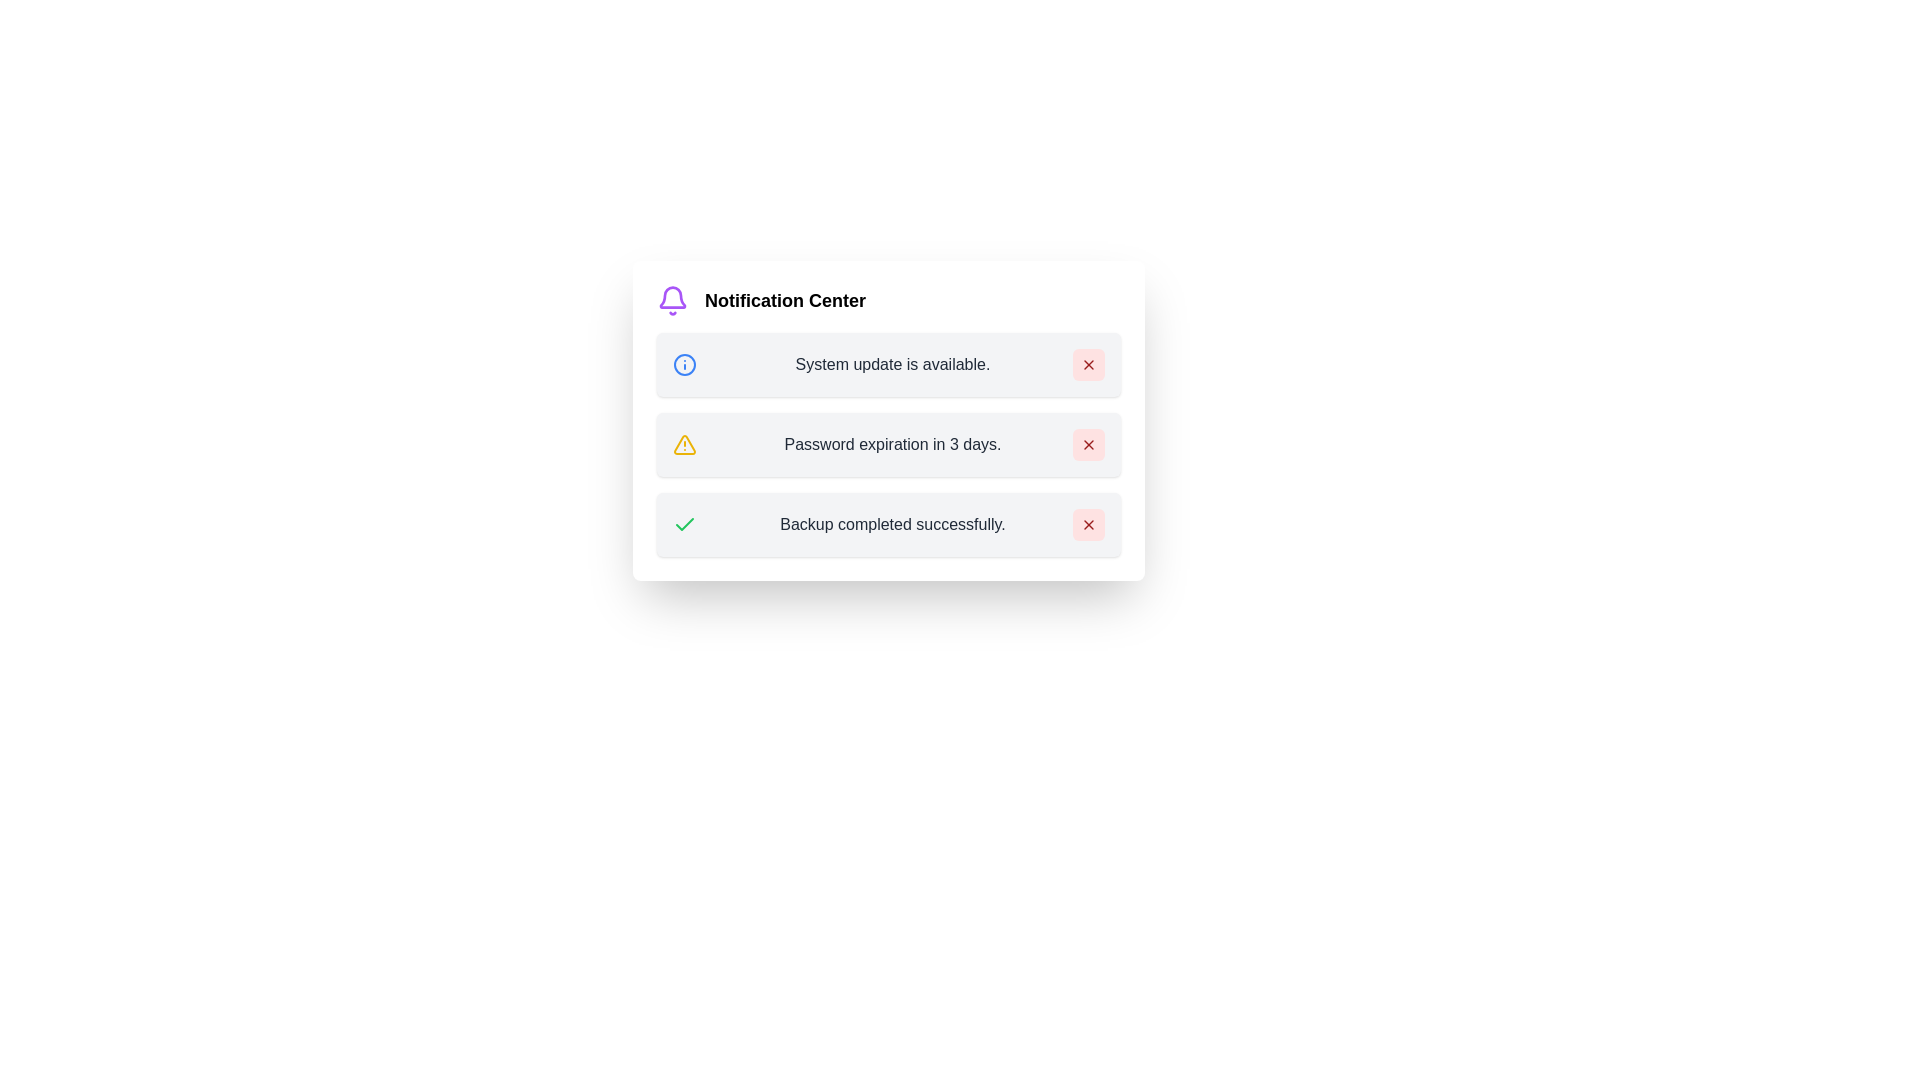 Image resolution: width=1920 pixels, height=1080 pixels. I want to click on close button for Backup completed successfully. to dismiss it, so click(1088, 523).